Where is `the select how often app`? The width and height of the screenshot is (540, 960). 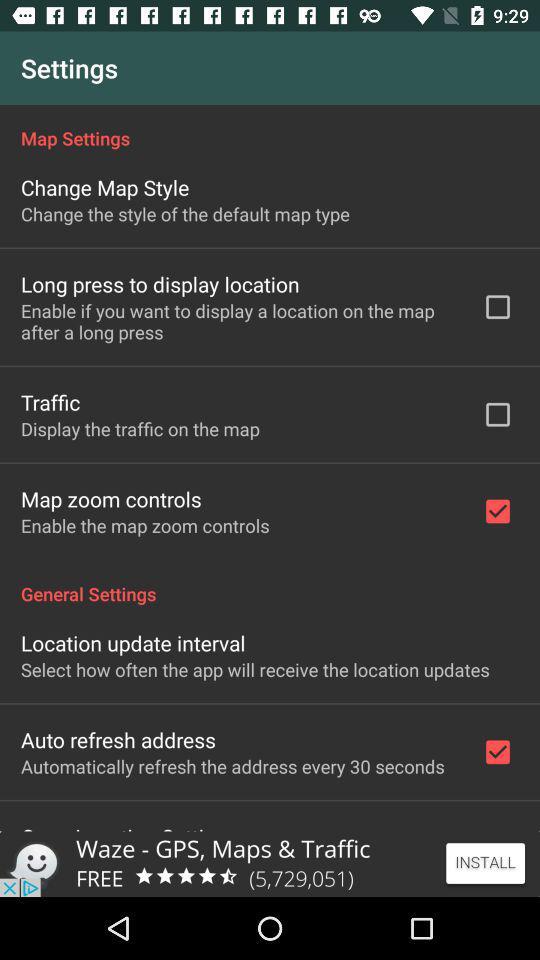 the select how often app is located at coordinates (255, 669).